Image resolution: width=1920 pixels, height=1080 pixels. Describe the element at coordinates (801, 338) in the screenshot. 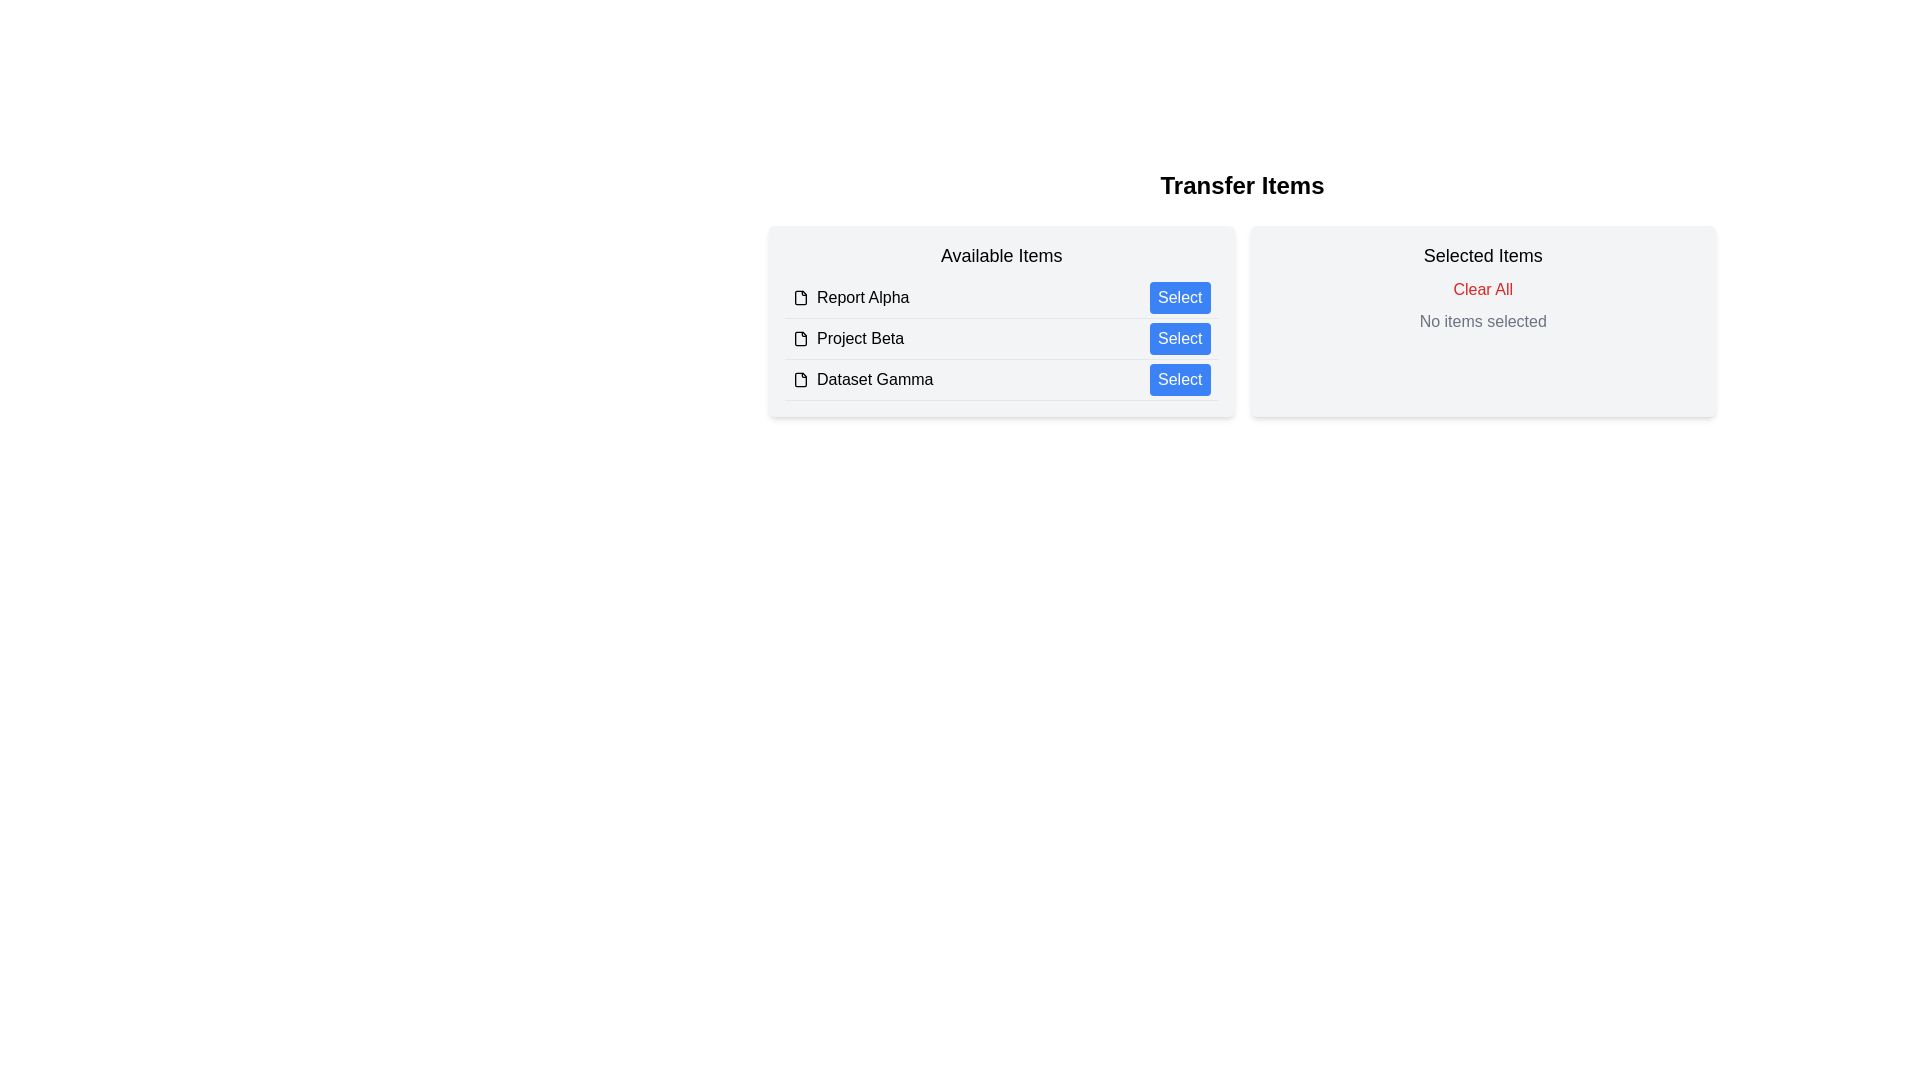

I see `the Decorative file icon located next to the text label 'Project Beta' in the left panel labeled 'Available Items'` at that location.